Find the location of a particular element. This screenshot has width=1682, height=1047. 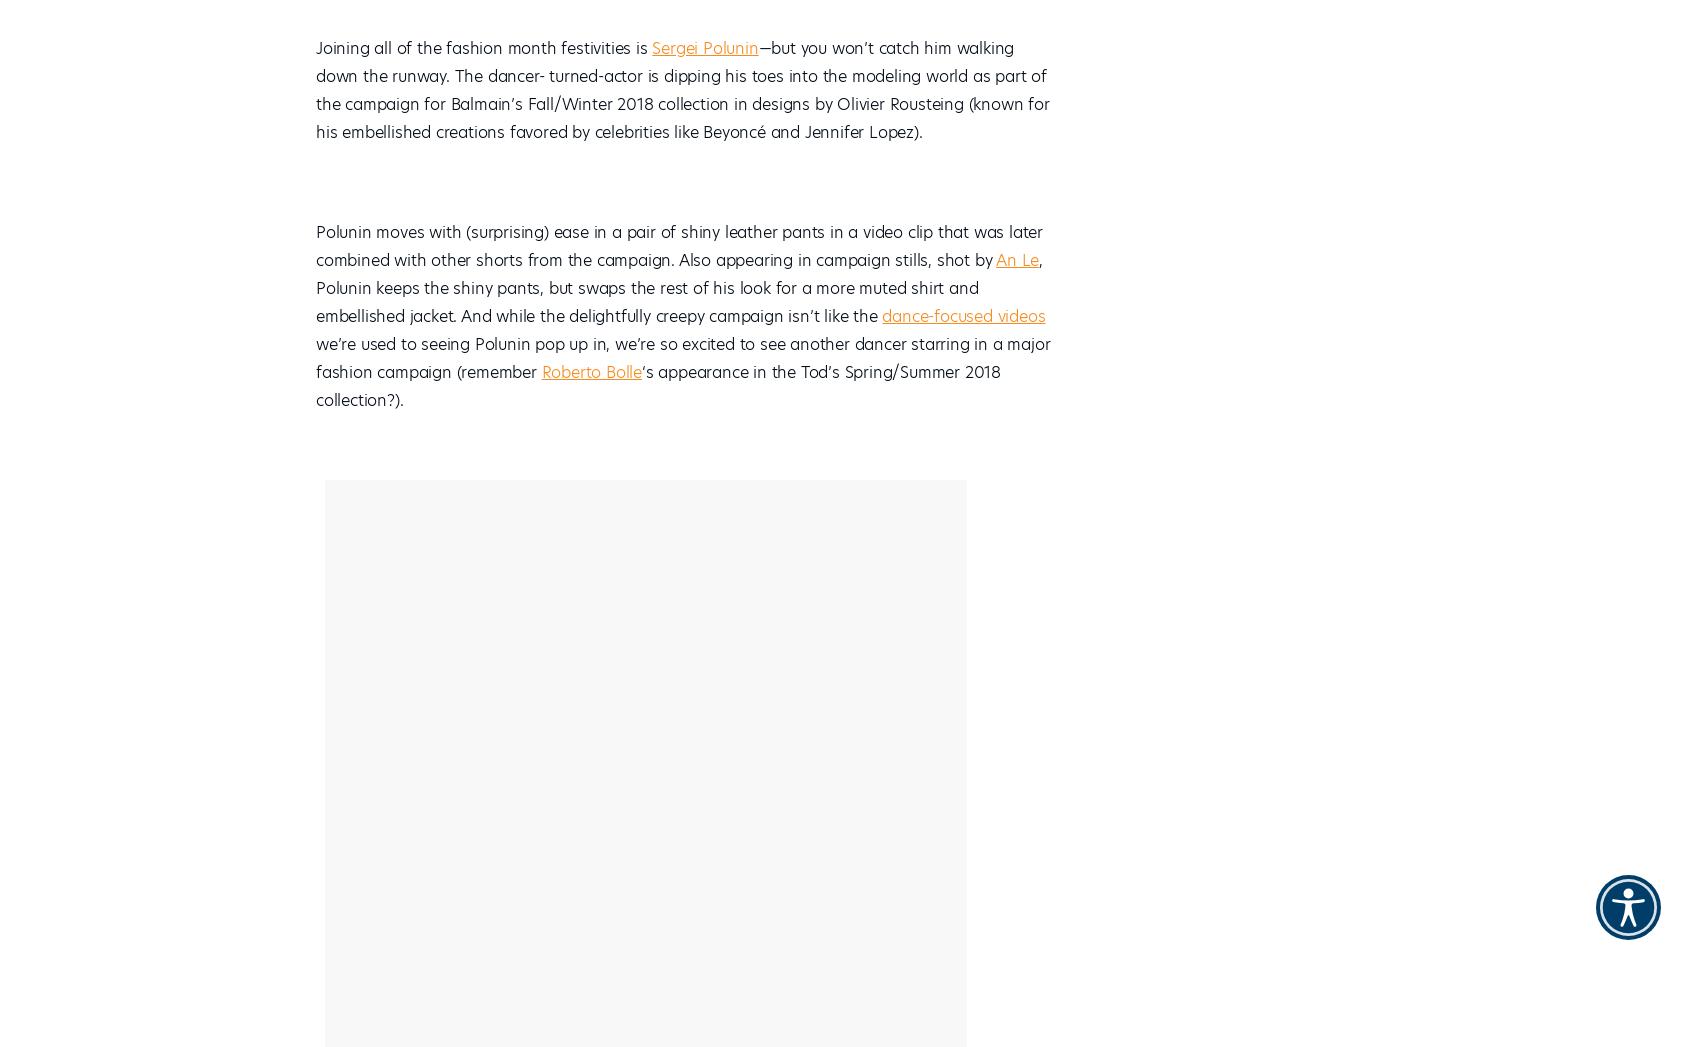

'An Le' is located at coordinates (1016, 260).